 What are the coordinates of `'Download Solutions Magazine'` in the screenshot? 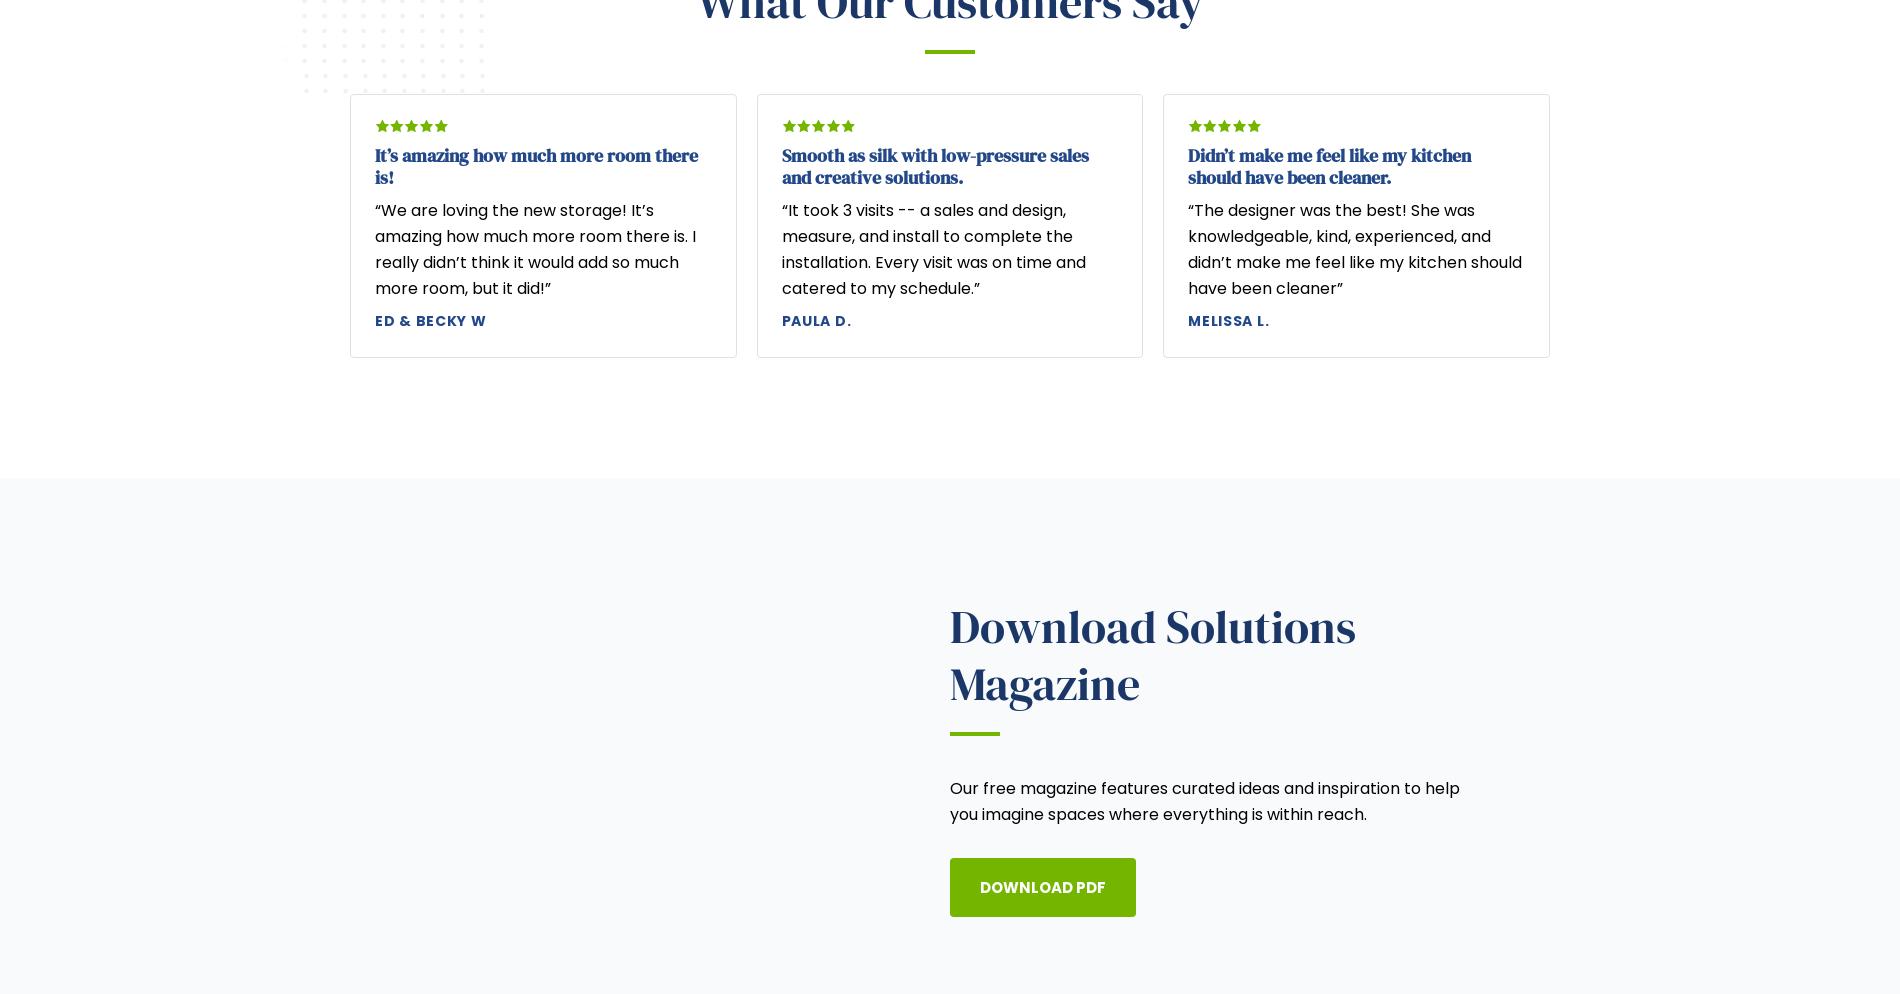 It's located at (1152, 655).